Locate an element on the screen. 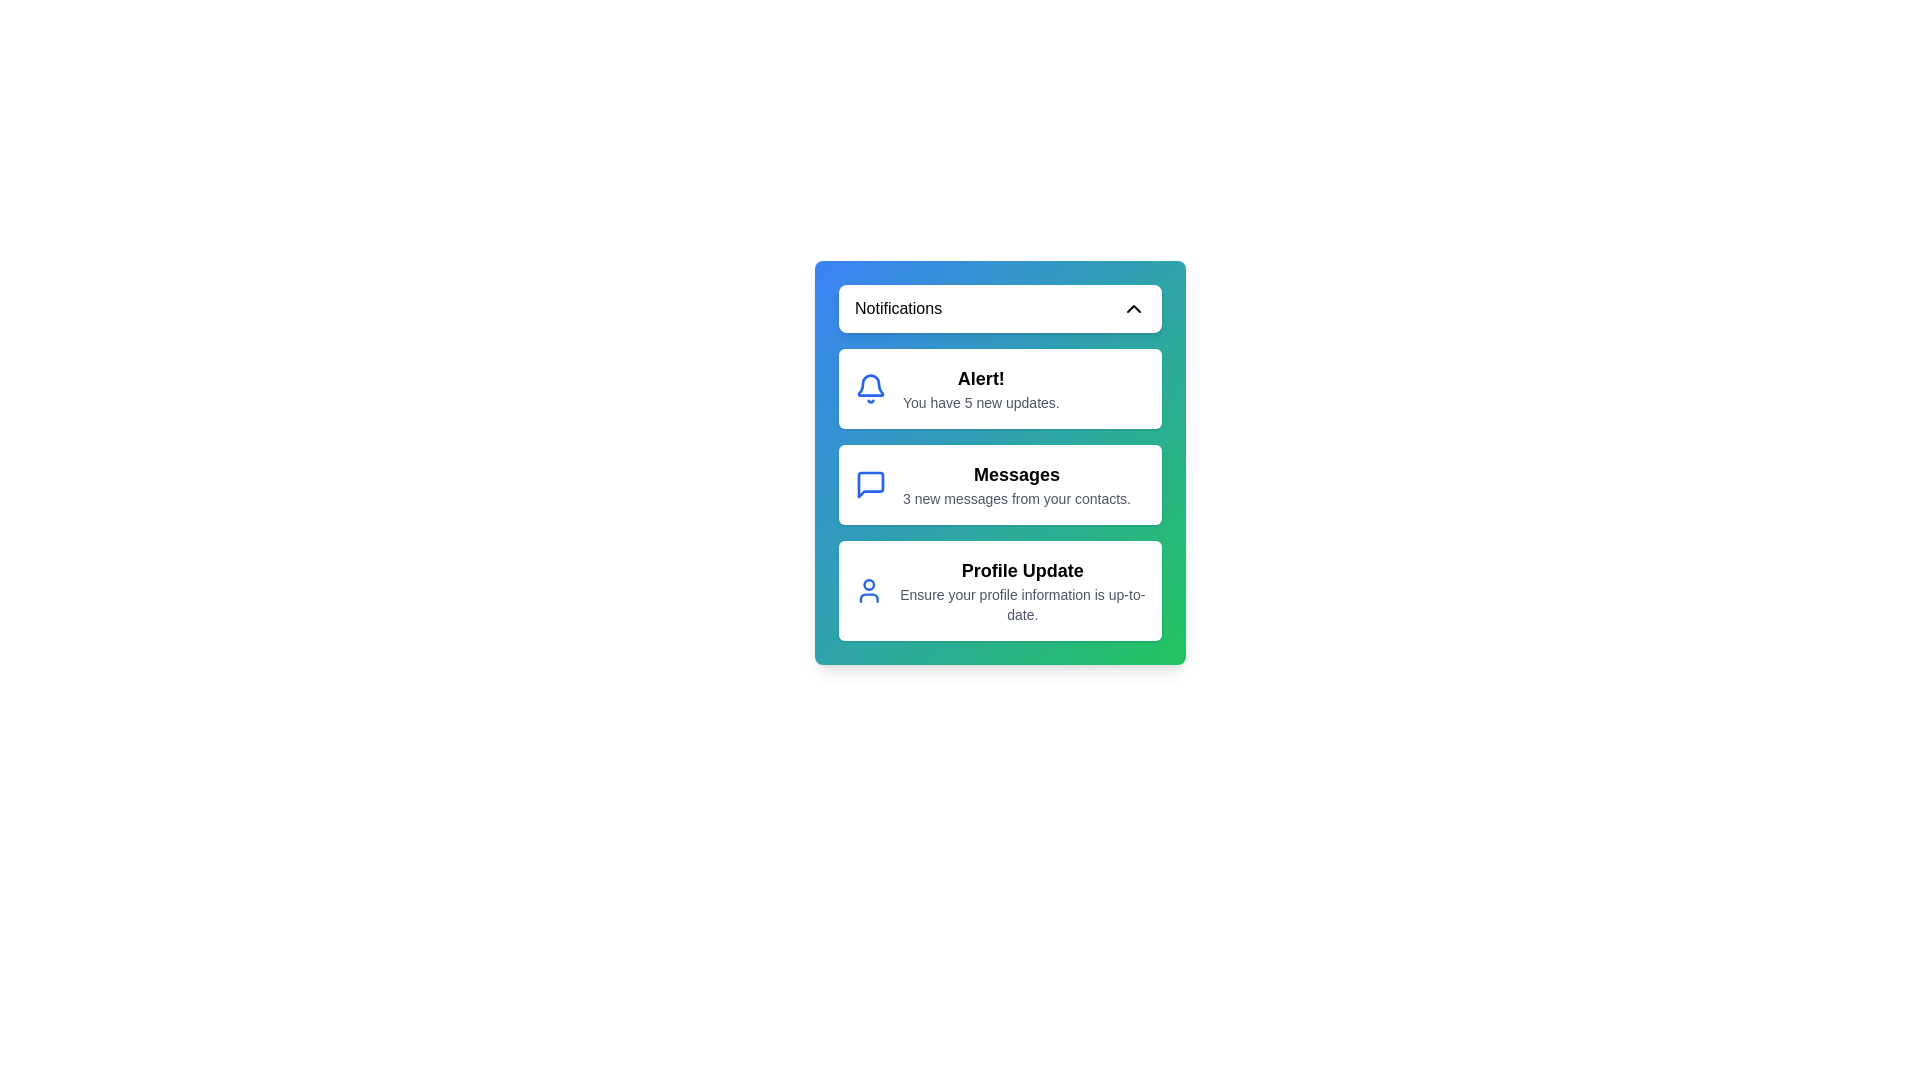  the notification icon corresponding to Profile Update is located at coordinates (868, 589).